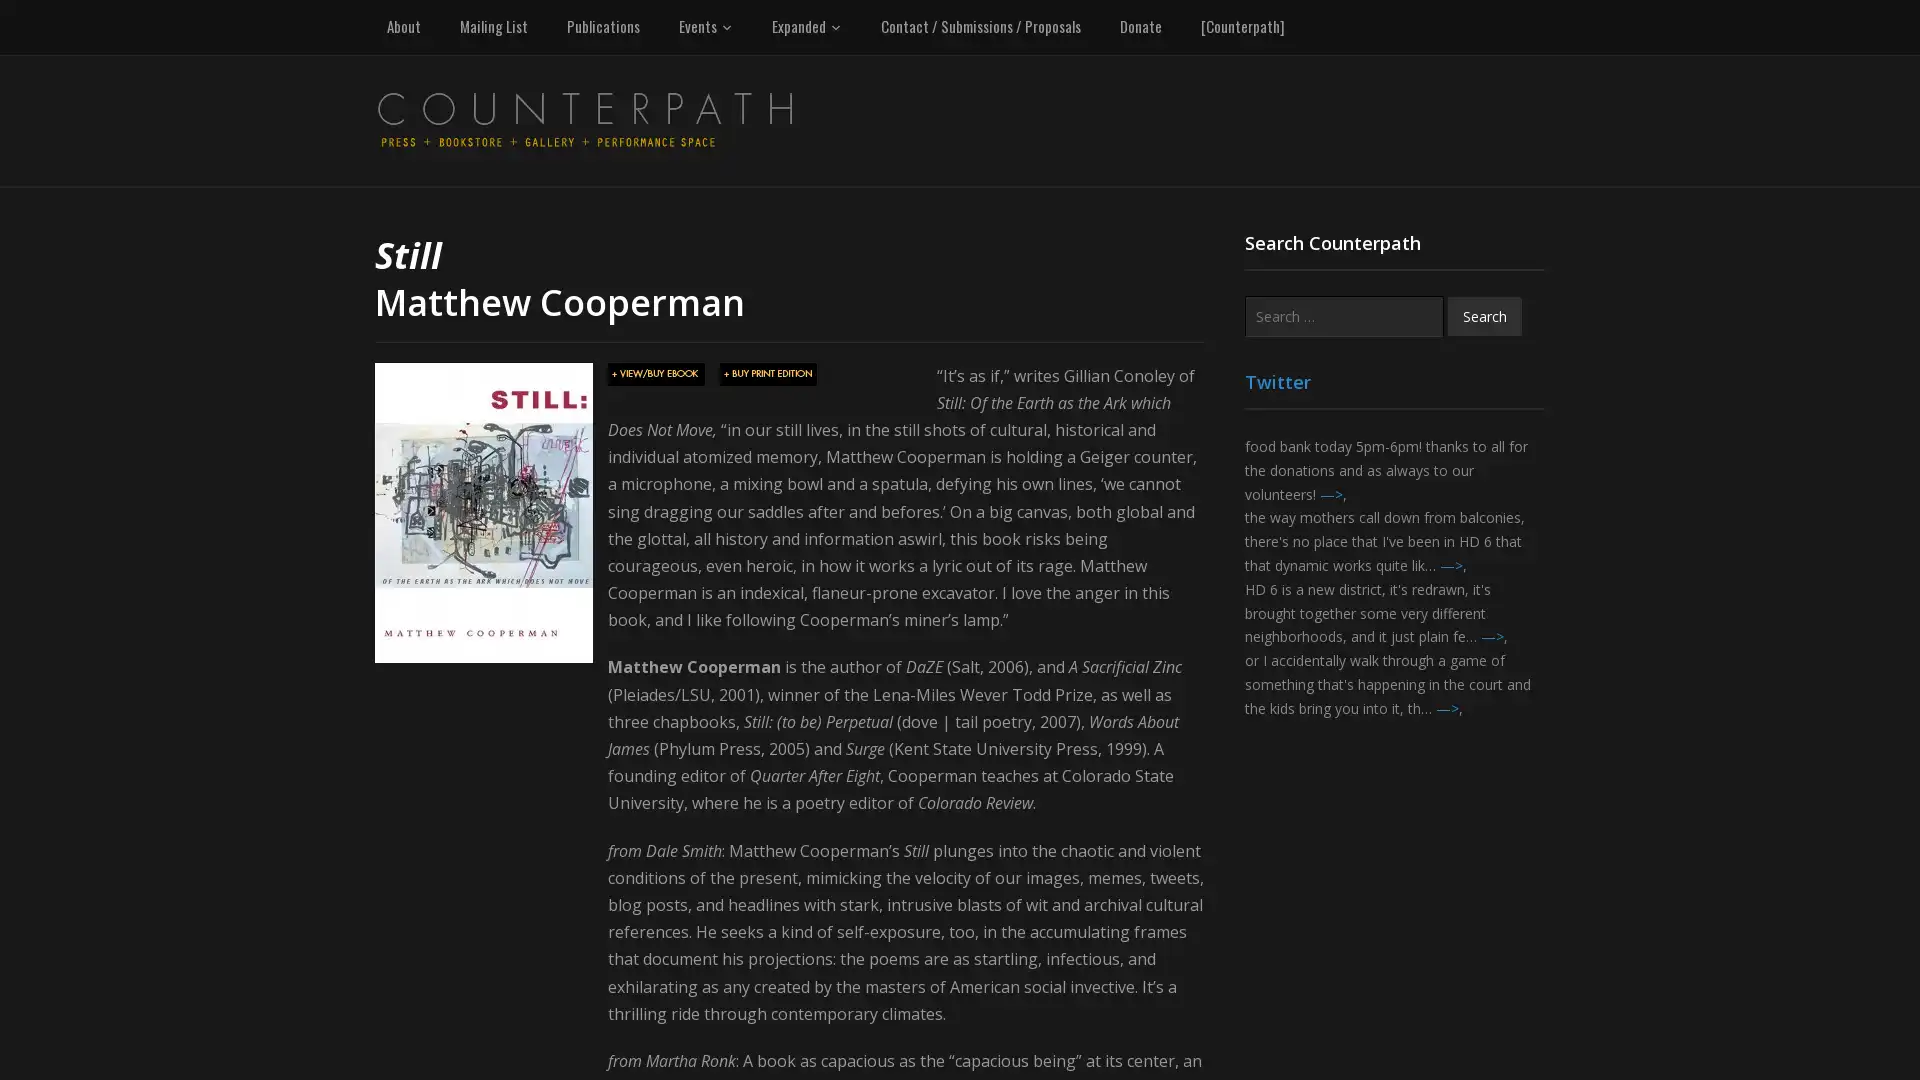 The image size is (1920, 1080). Describe the element at coordinates (1484, 315) in the screenshot. I see `Search` at that location.